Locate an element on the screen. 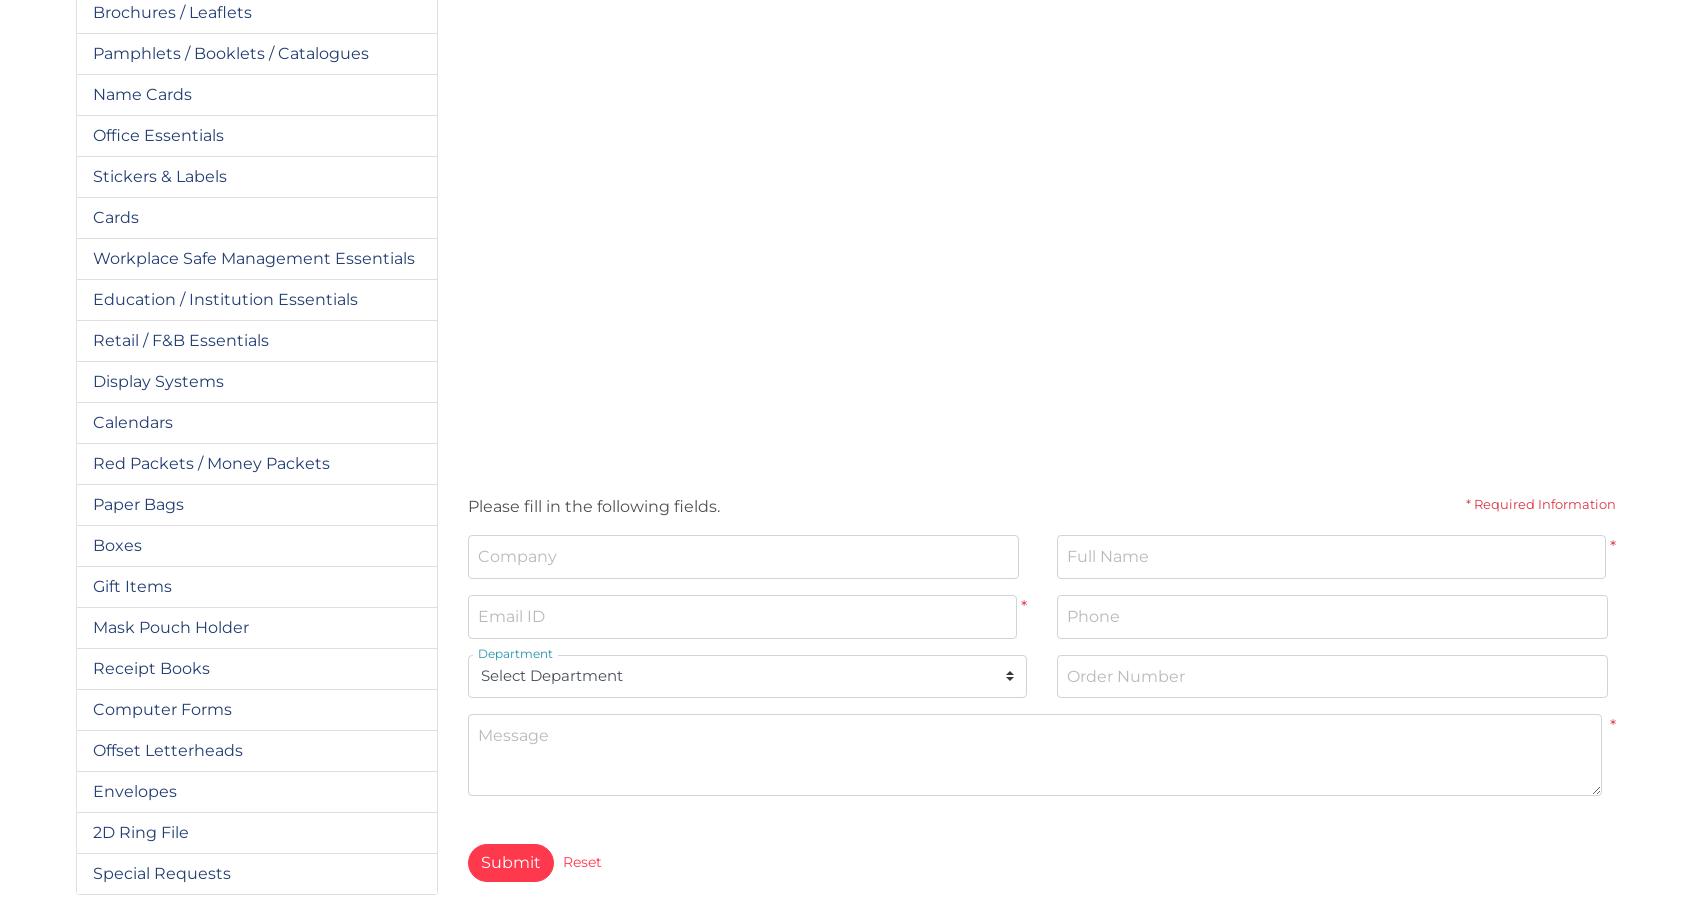  'Department' is located at coordinates (513, 651).